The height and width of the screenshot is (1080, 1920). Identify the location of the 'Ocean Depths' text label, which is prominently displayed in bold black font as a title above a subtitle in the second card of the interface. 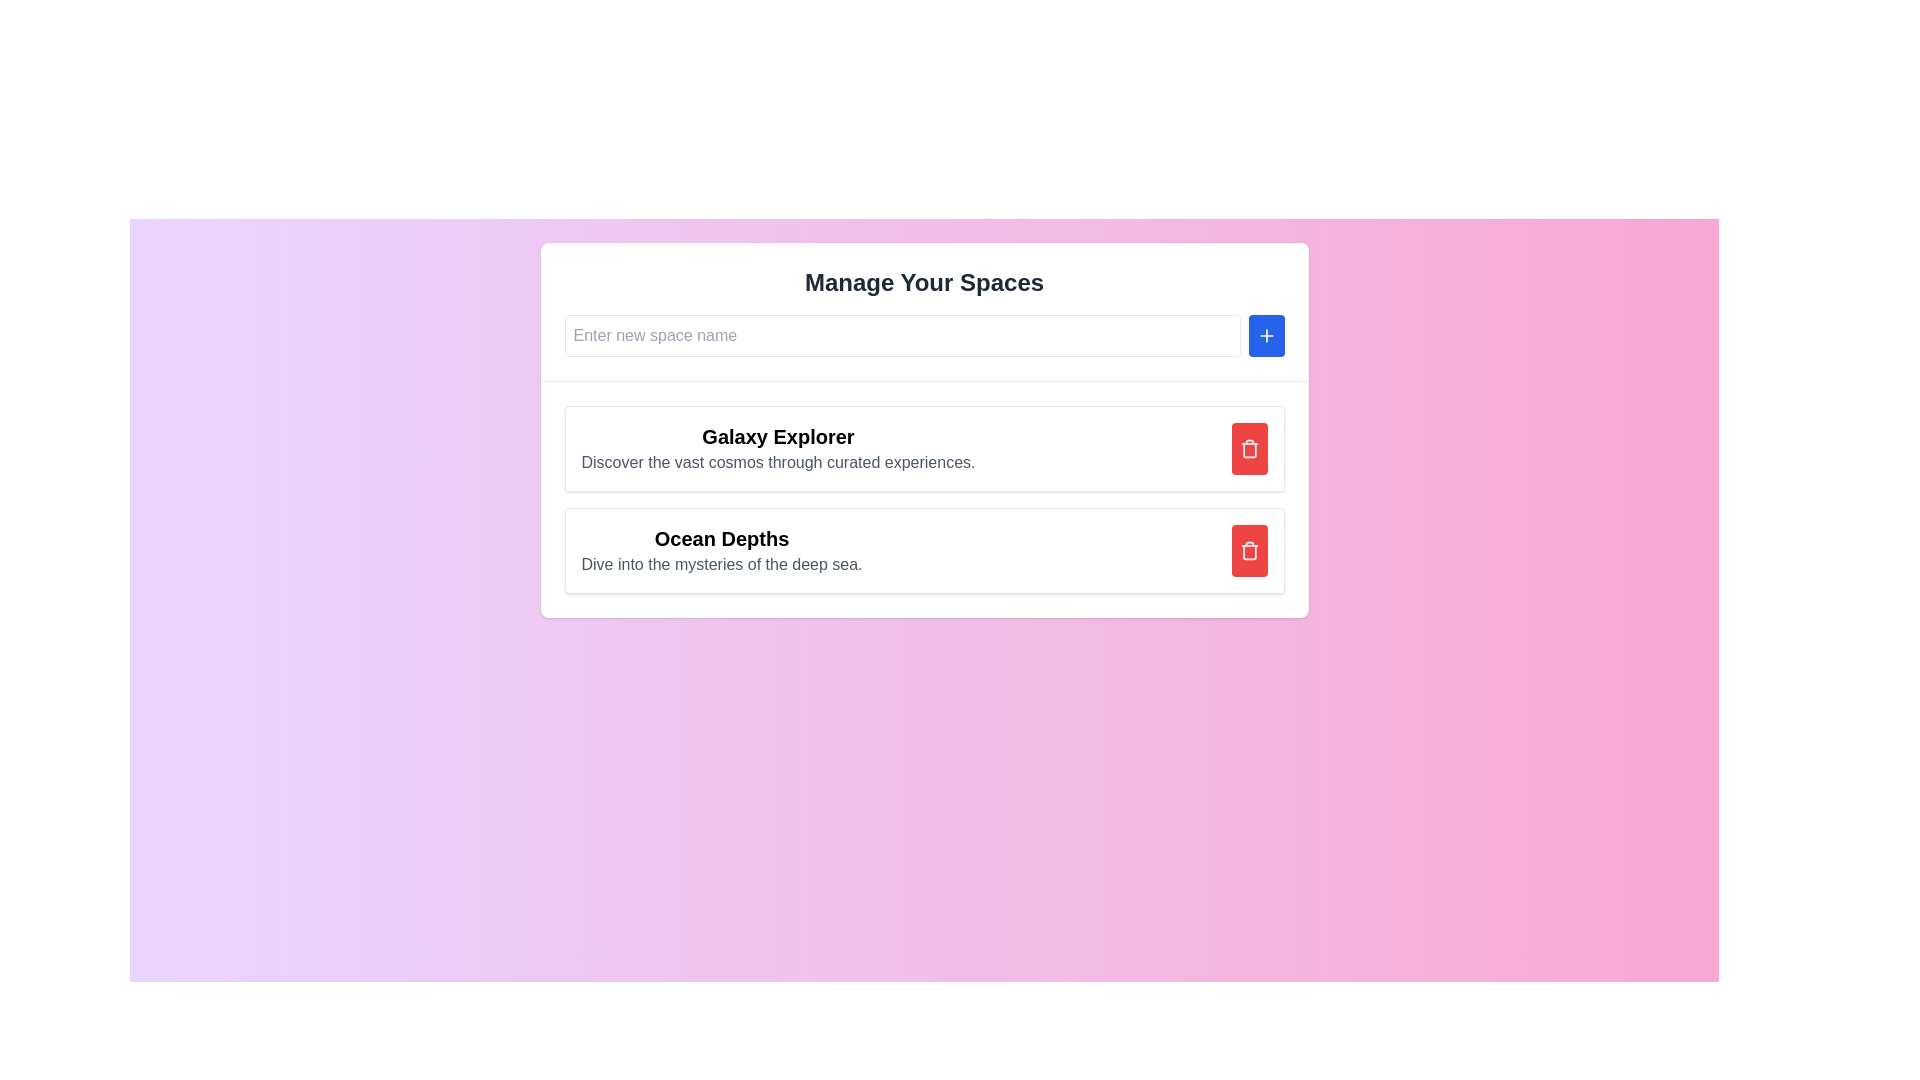
(721, 538).